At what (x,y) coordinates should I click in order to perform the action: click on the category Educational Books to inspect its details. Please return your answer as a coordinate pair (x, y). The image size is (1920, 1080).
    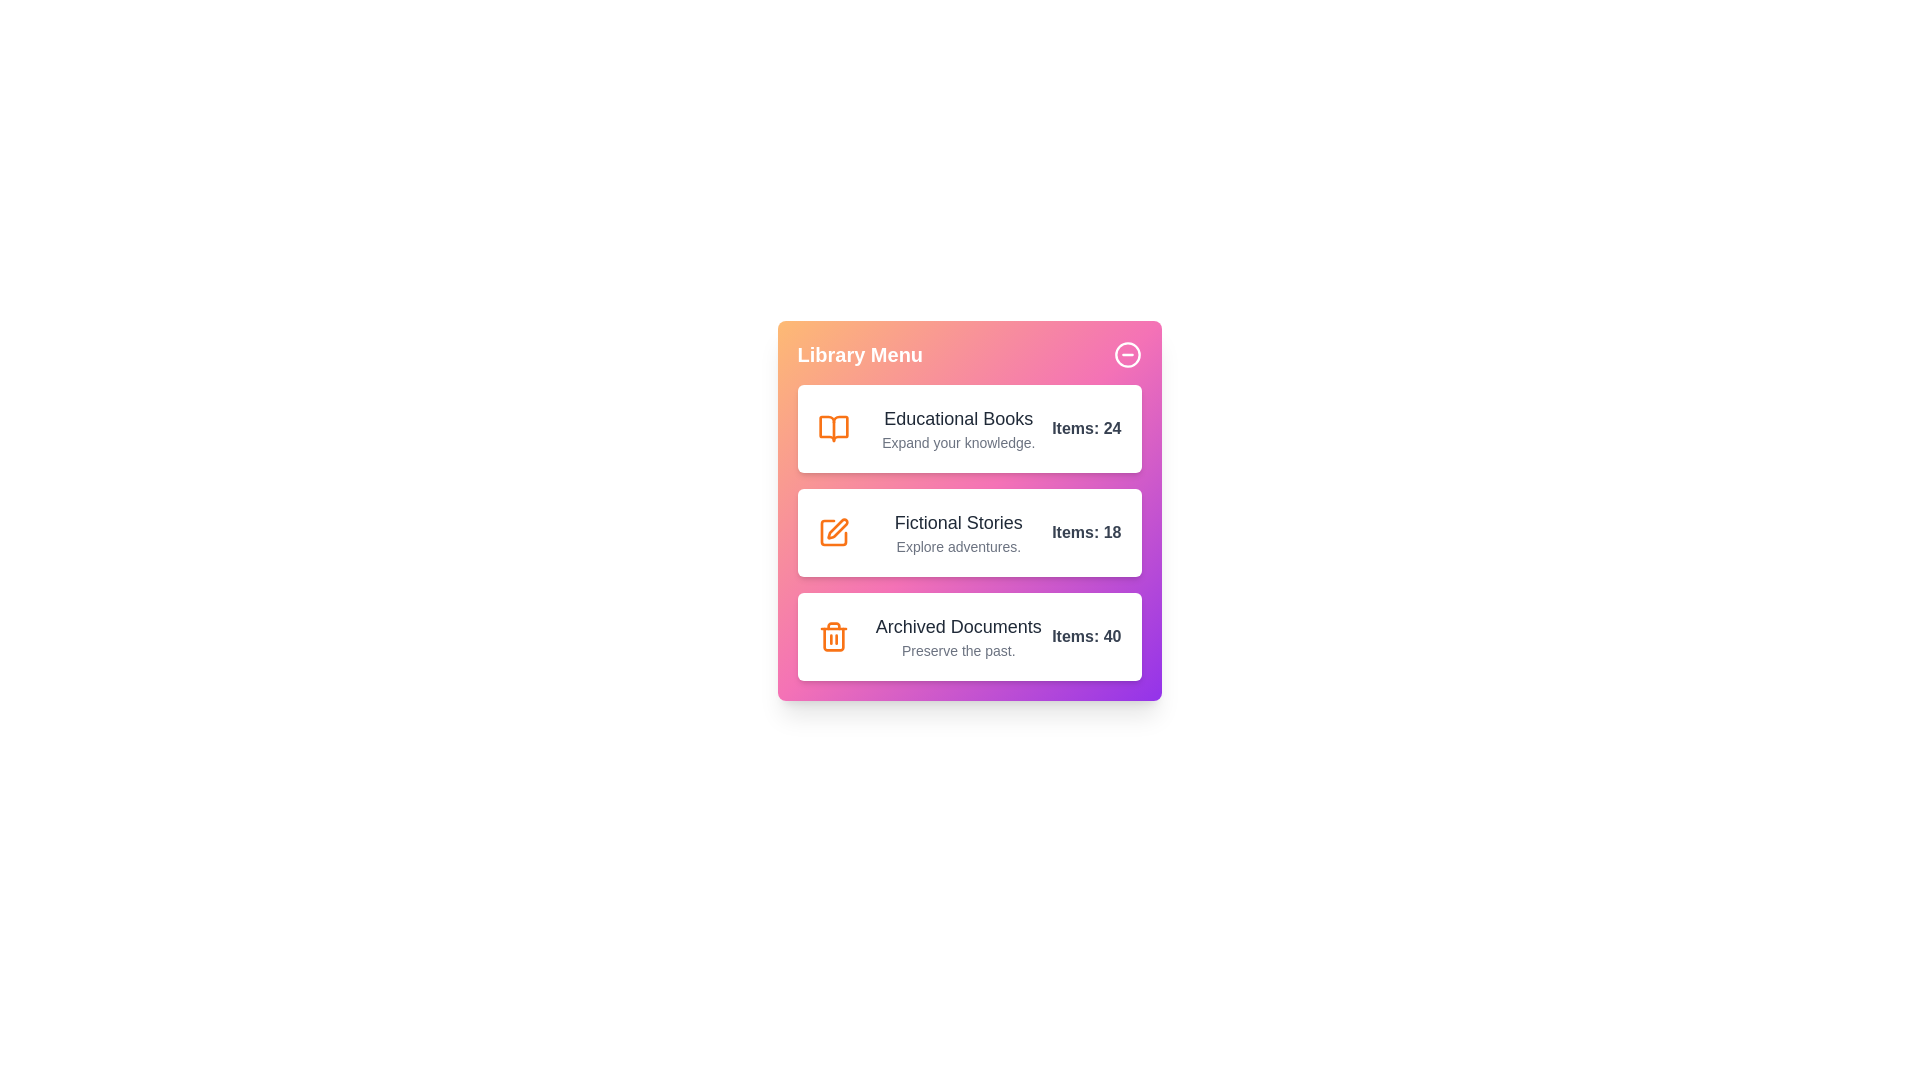
    Looking at the image, I should click on (969, 427).